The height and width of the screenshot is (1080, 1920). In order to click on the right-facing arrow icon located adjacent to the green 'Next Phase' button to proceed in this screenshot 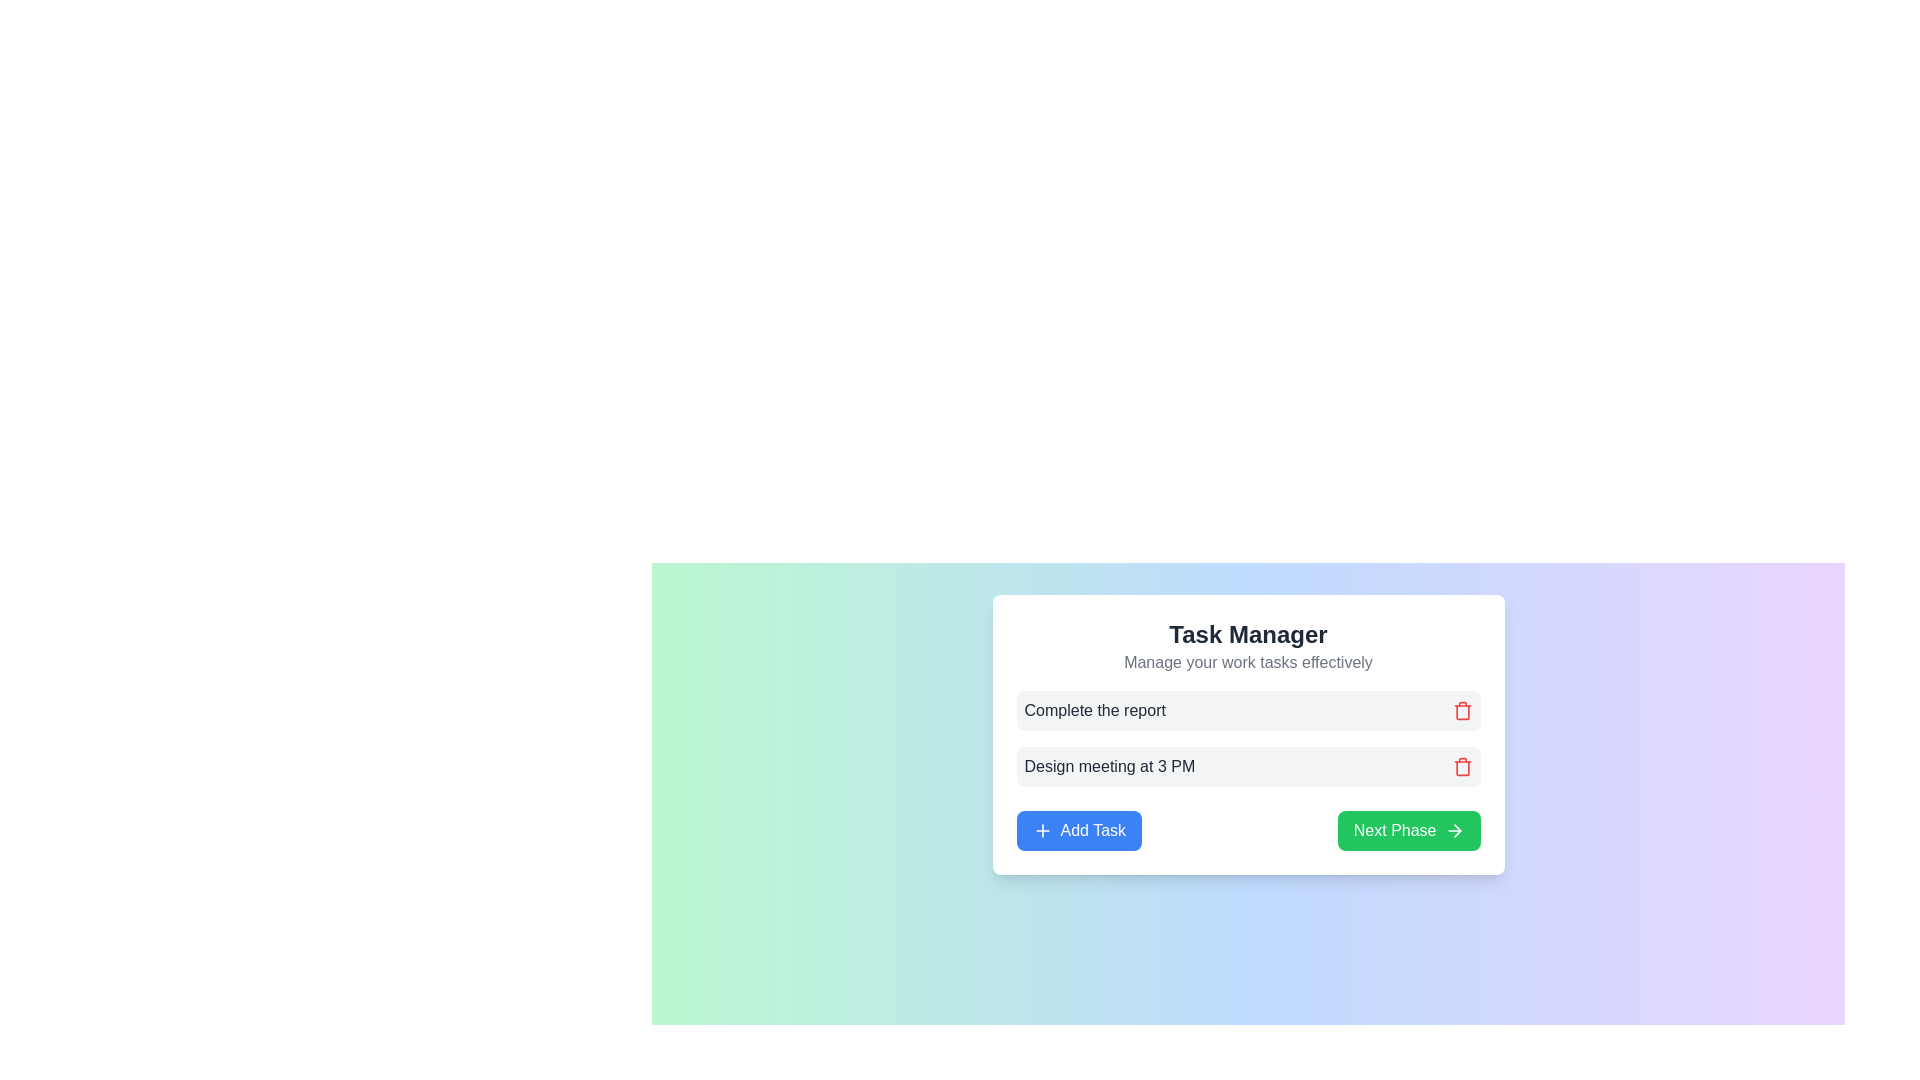, I will do `click(1454, 830)`.